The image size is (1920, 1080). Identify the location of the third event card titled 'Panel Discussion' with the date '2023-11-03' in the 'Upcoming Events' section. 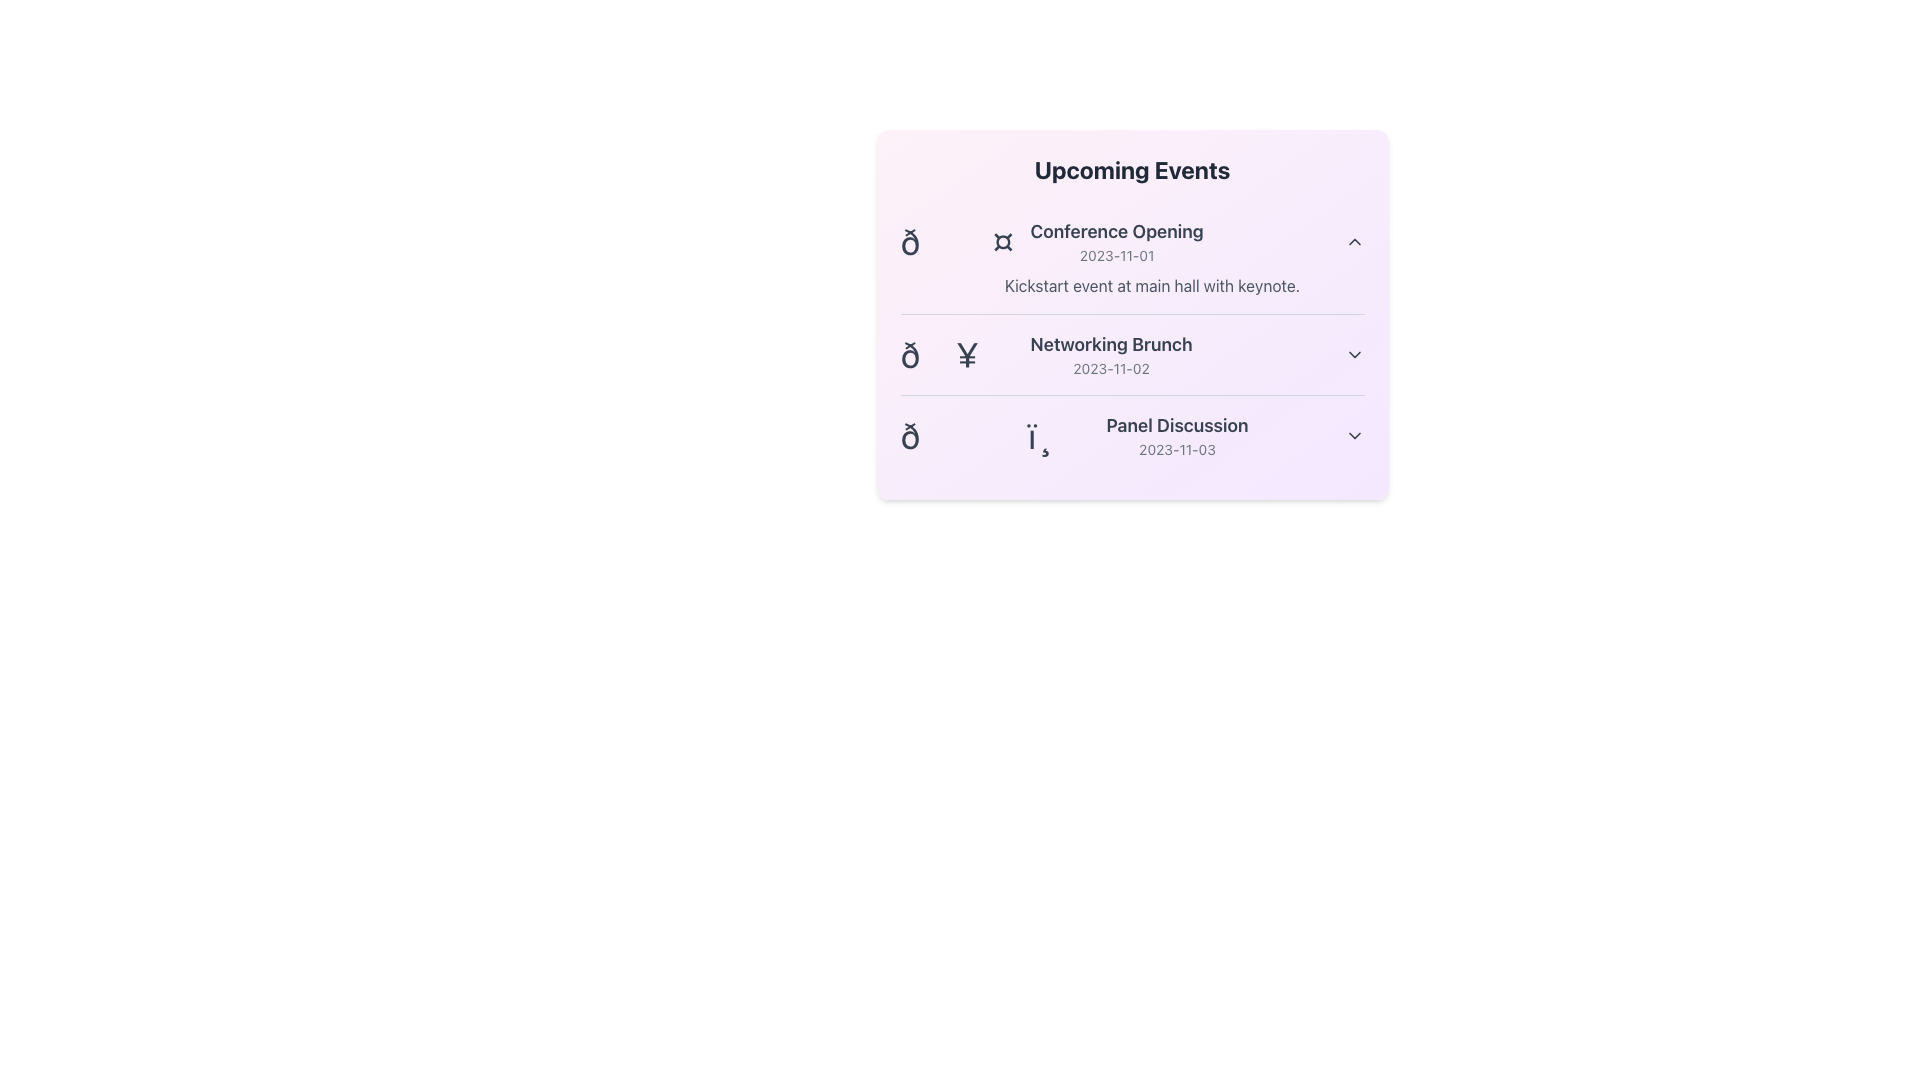
(1132, 434).